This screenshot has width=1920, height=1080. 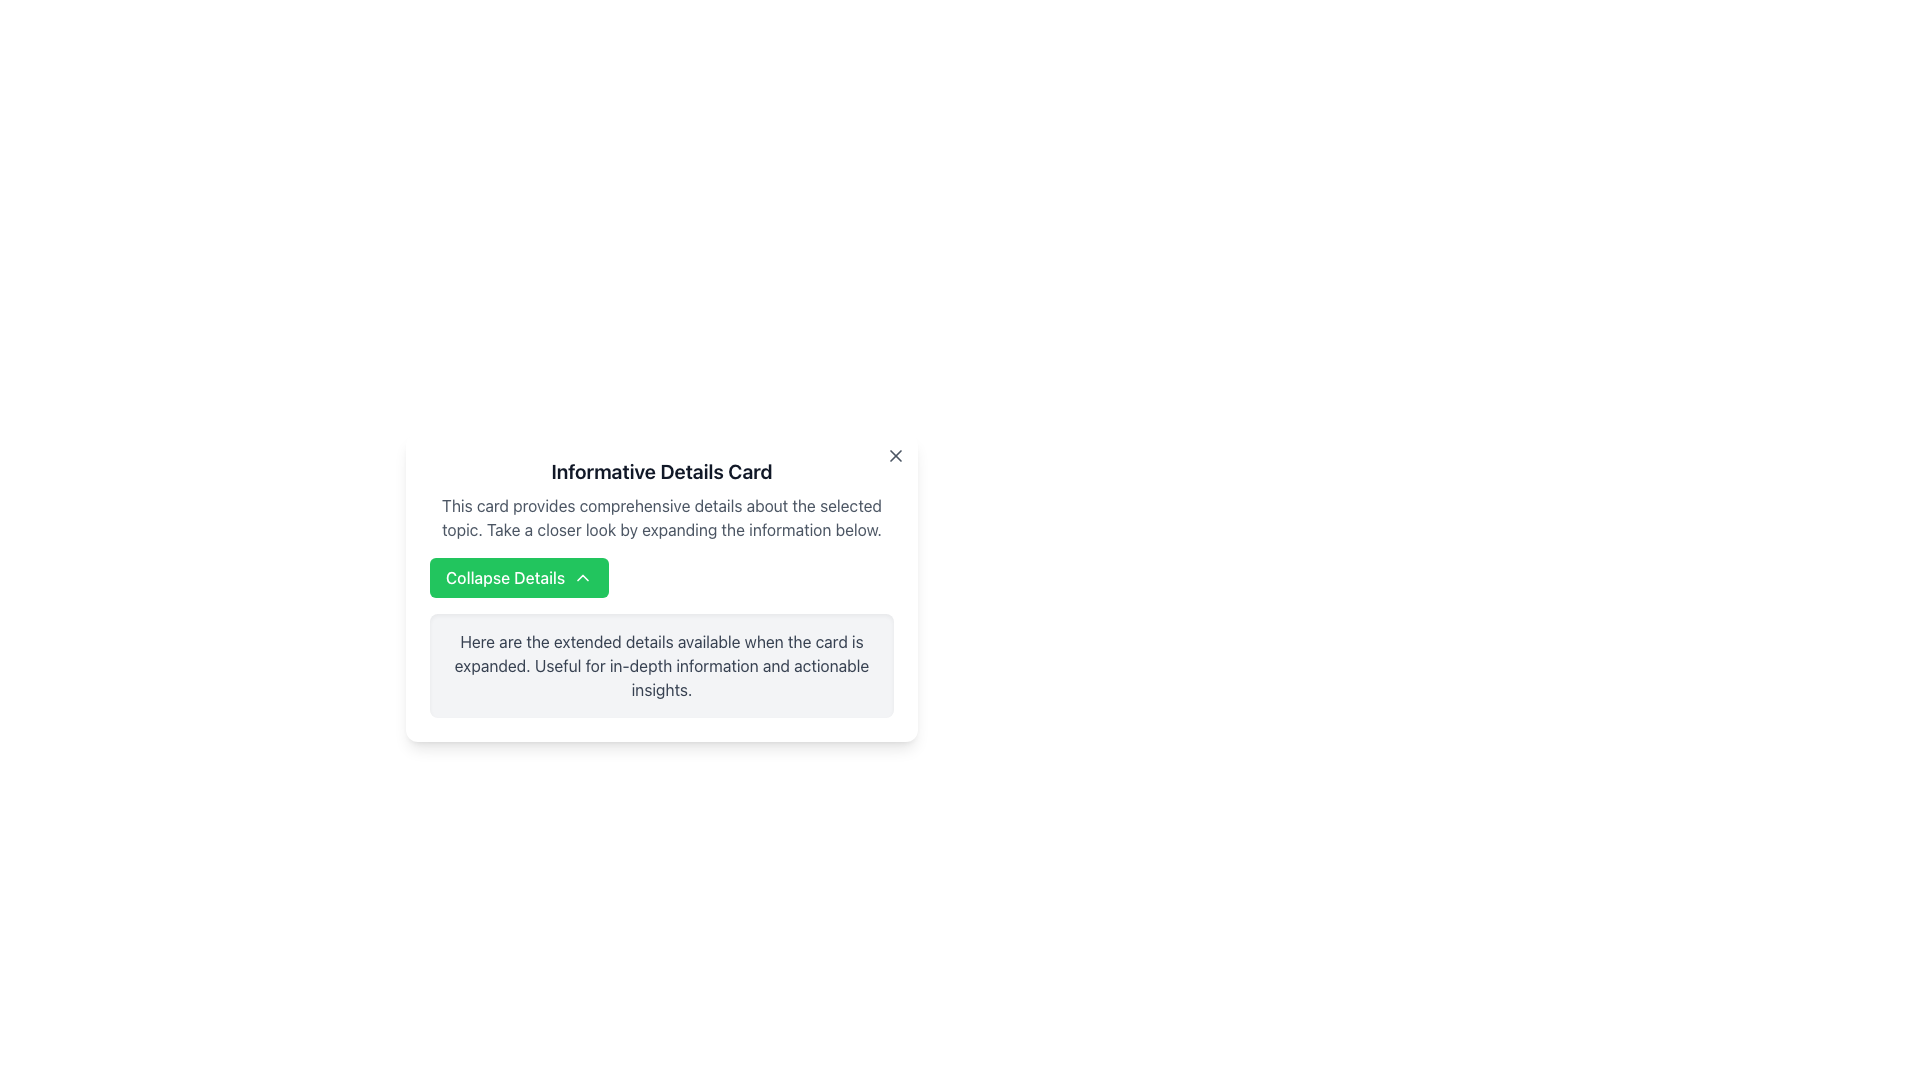 What do you see at coordinates (519, 578) in the screenshot?
I see `the collapse button located in the Informative Details Card panel` at bounding box center [519, 578].